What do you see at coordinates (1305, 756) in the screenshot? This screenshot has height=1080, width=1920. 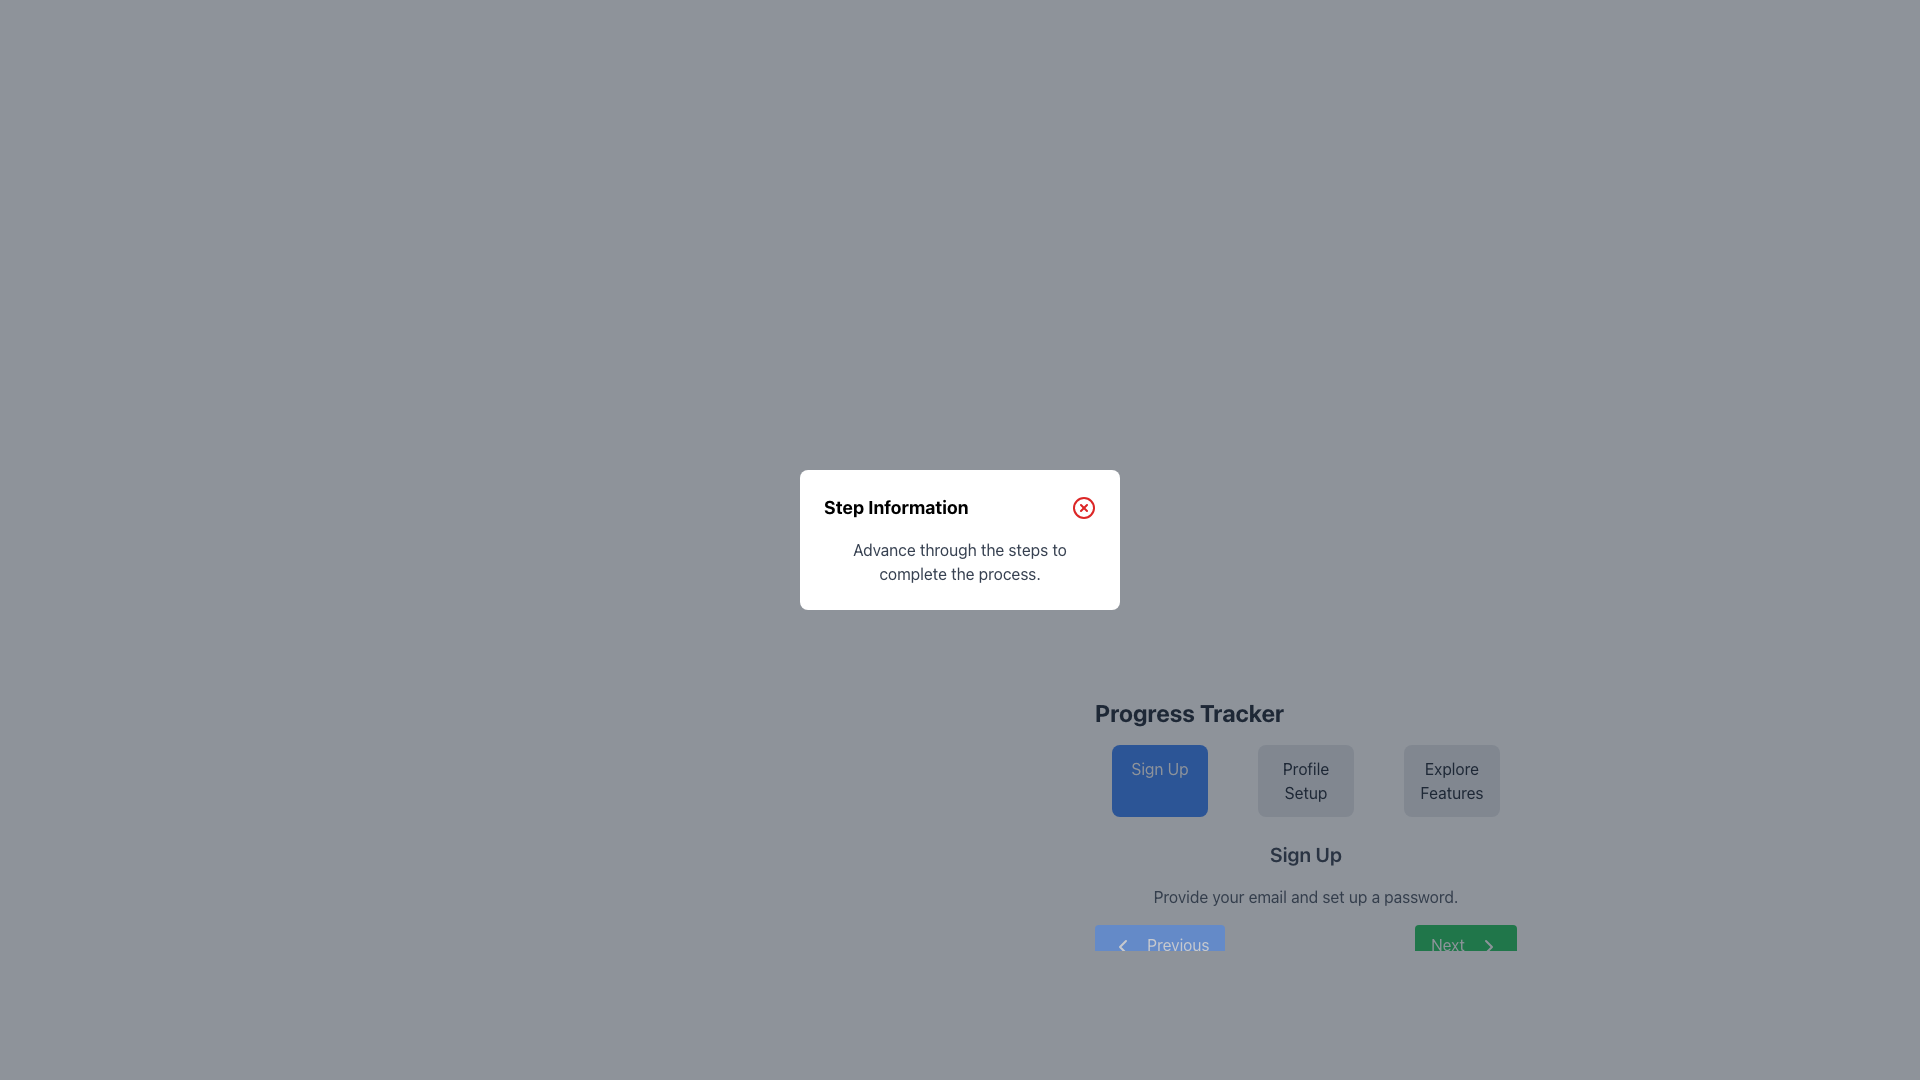 I see `the 'Profile Setup' button, which is the second button in a row of three buttons located under the 'Progress Tracker' heading` at bounding box center [1305, 756].